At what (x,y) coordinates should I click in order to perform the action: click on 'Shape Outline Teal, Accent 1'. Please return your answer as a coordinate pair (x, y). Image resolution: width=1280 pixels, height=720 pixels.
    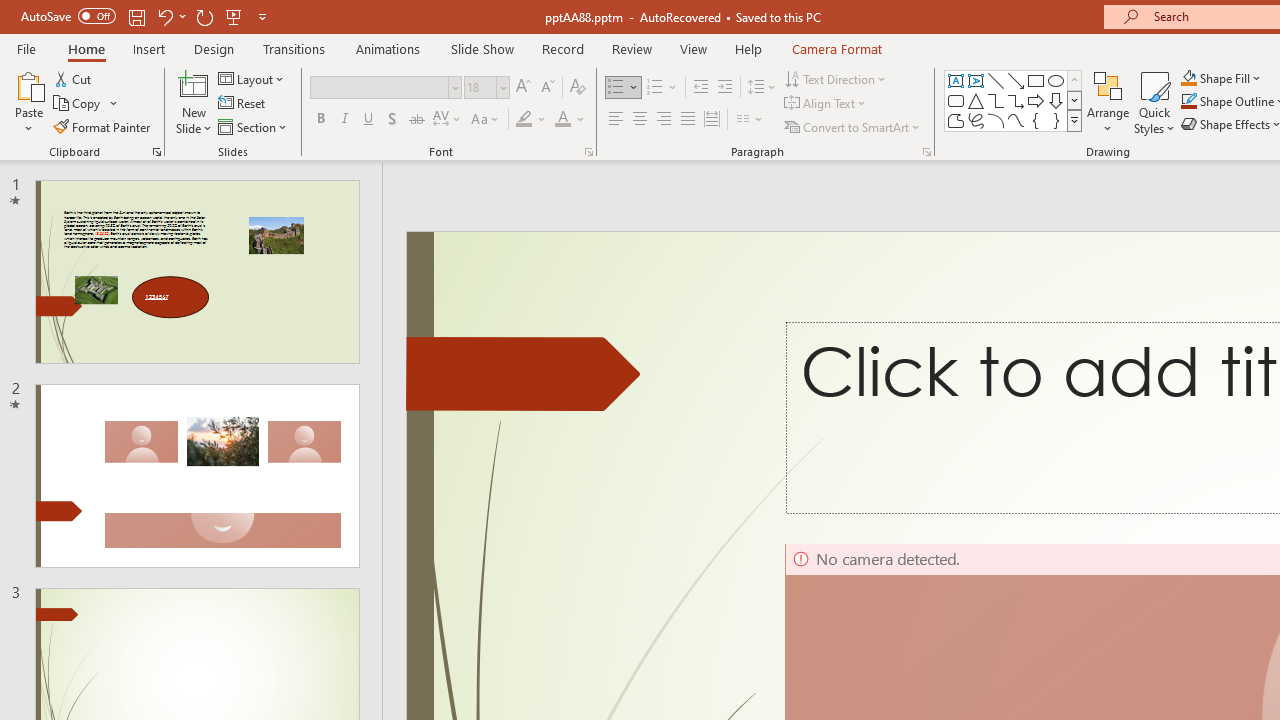
    Looking at the image, I should click on (1189, 101).